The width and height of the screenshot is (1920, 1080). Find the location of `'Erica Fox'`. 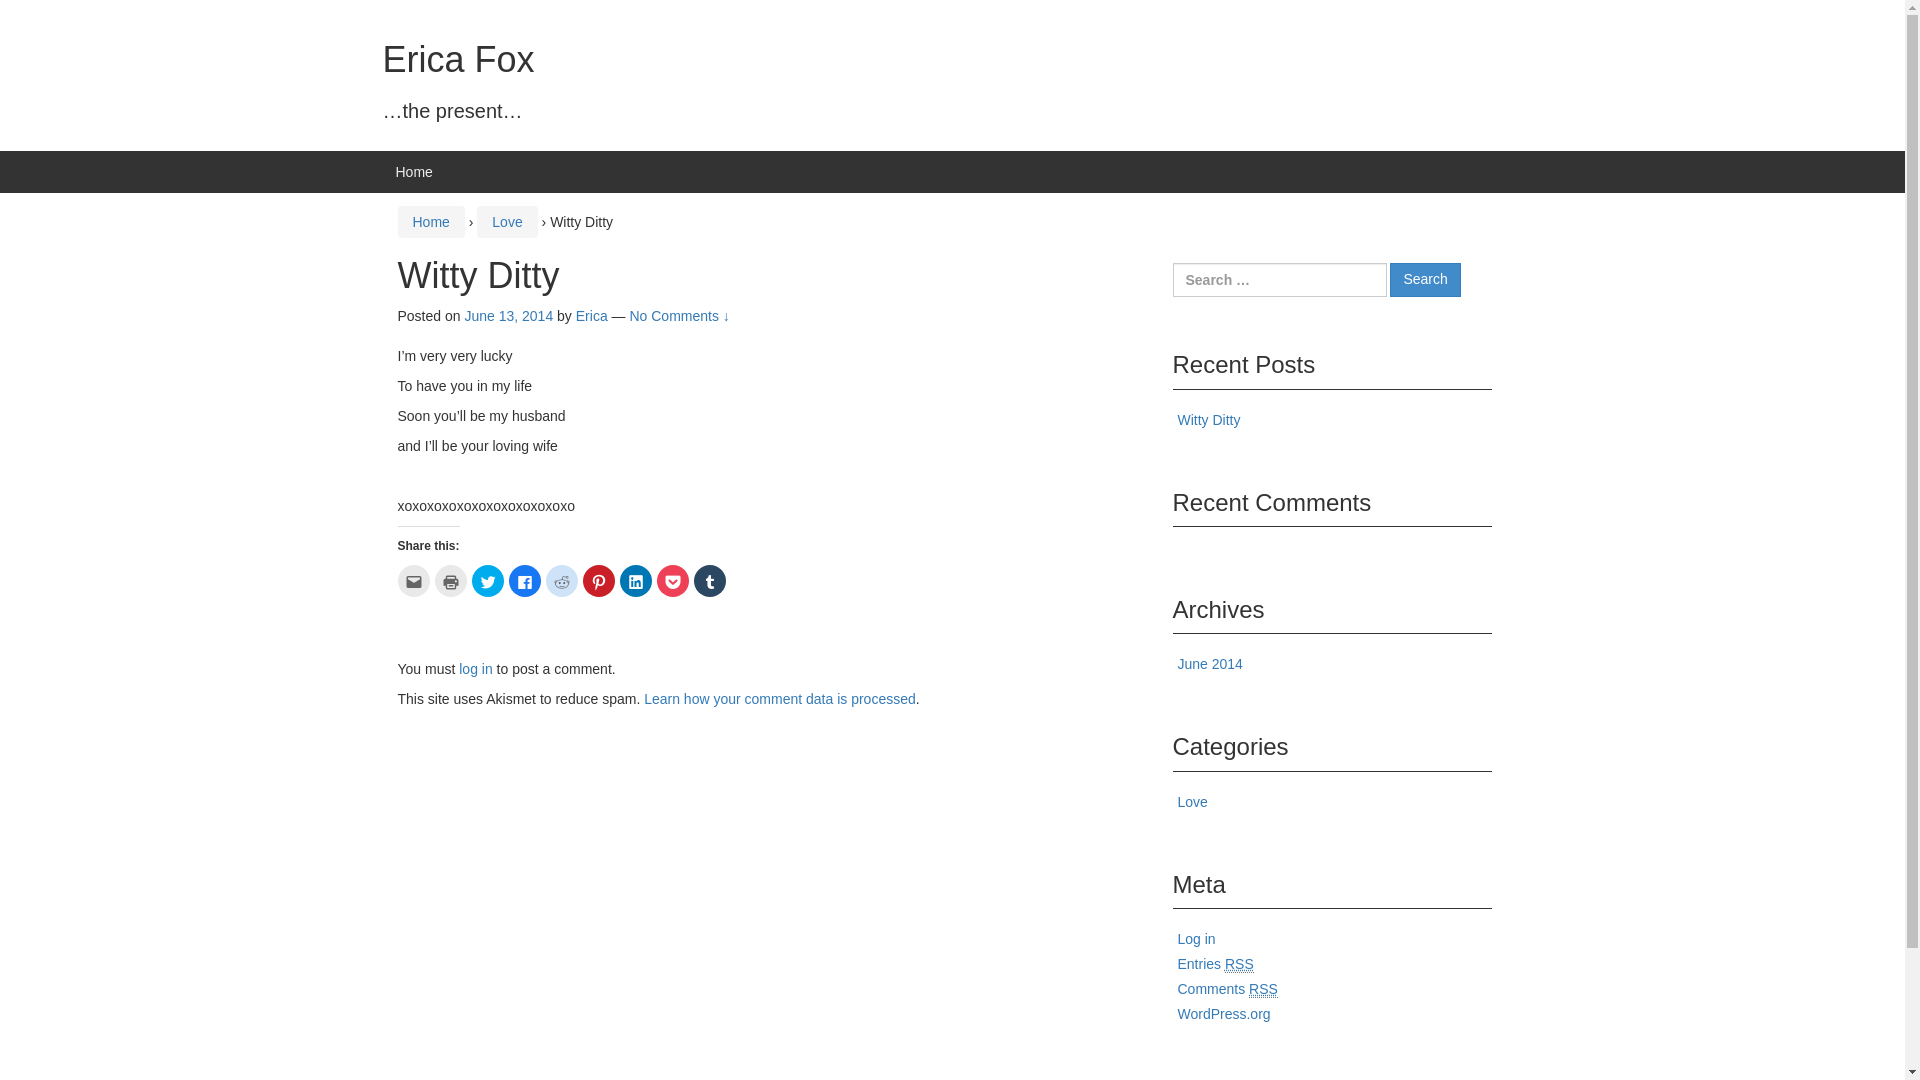

'Erica Fox' is located at coordinates (382, 58).